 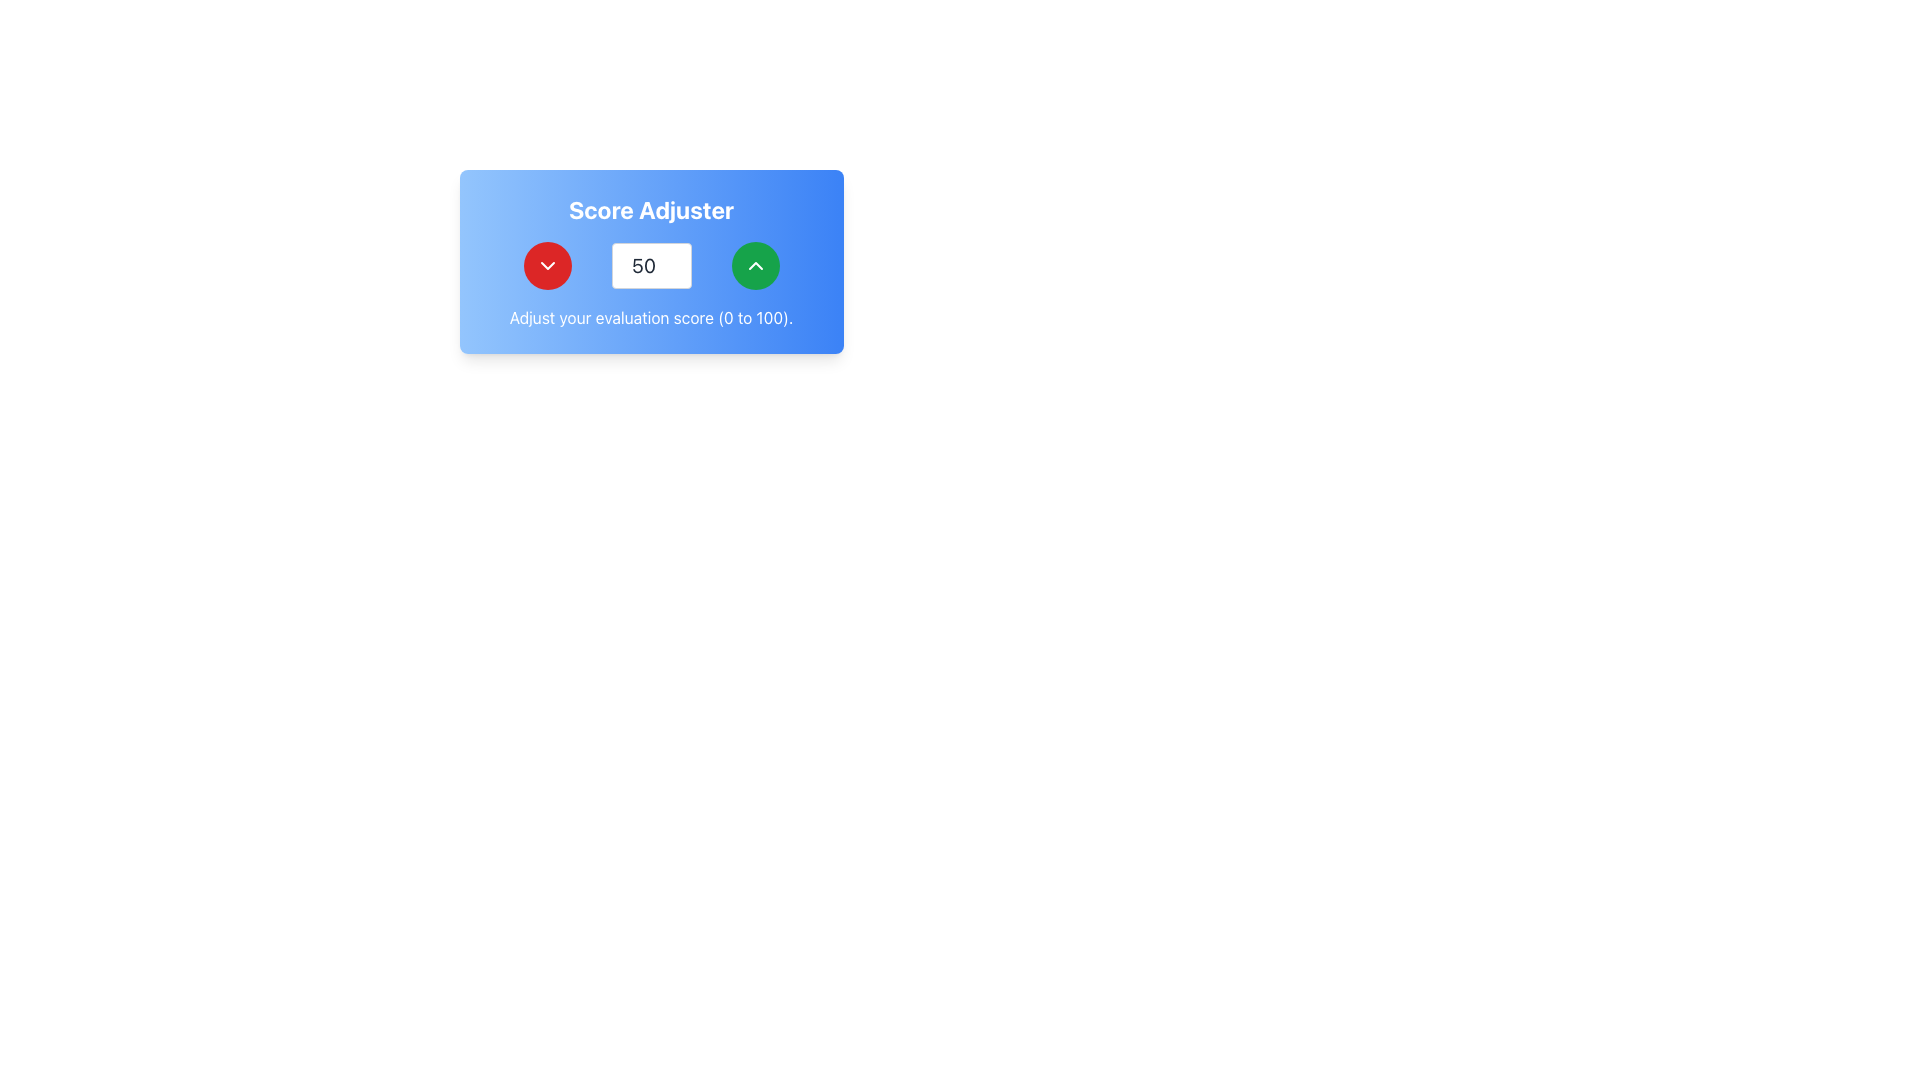 I want to click on the green upward arrow button located on the far right of the Score Adjuster box, so click(x=754, y=265).